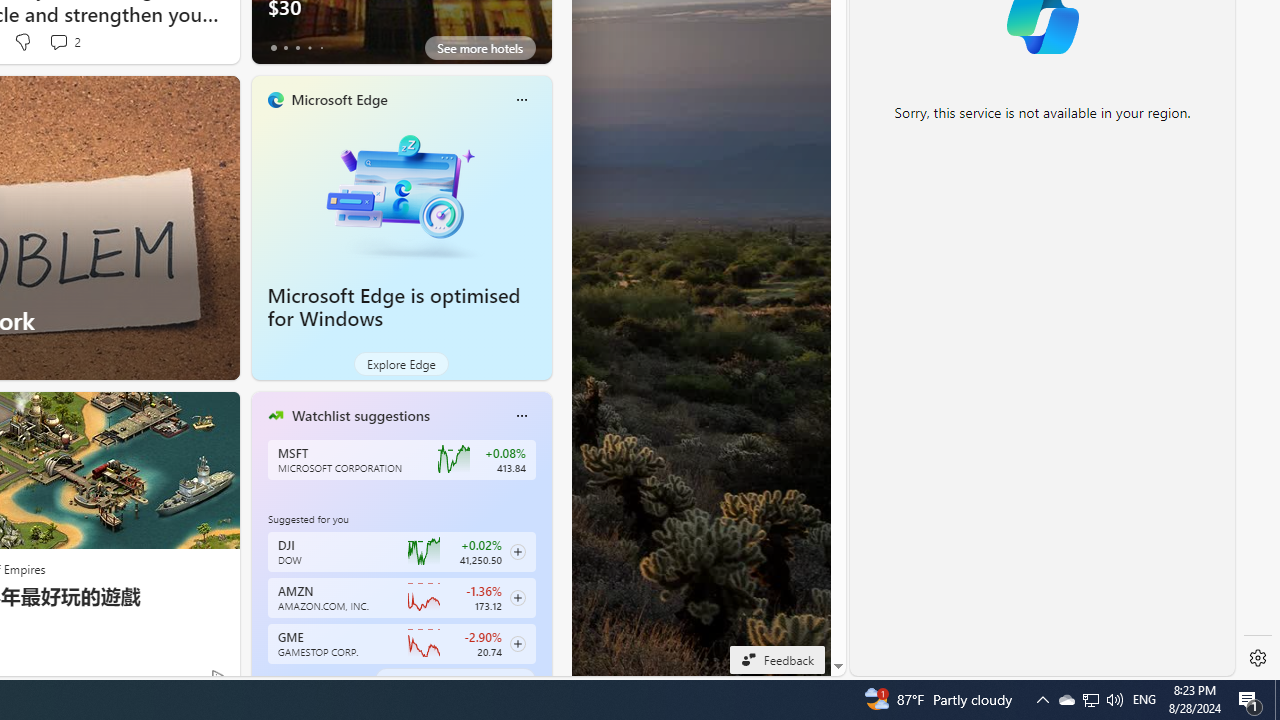 This screenshot has height=720, width=1280. Describe the element at coordinates (521, 414) in the screenshot. I see `'More options'` at that location.